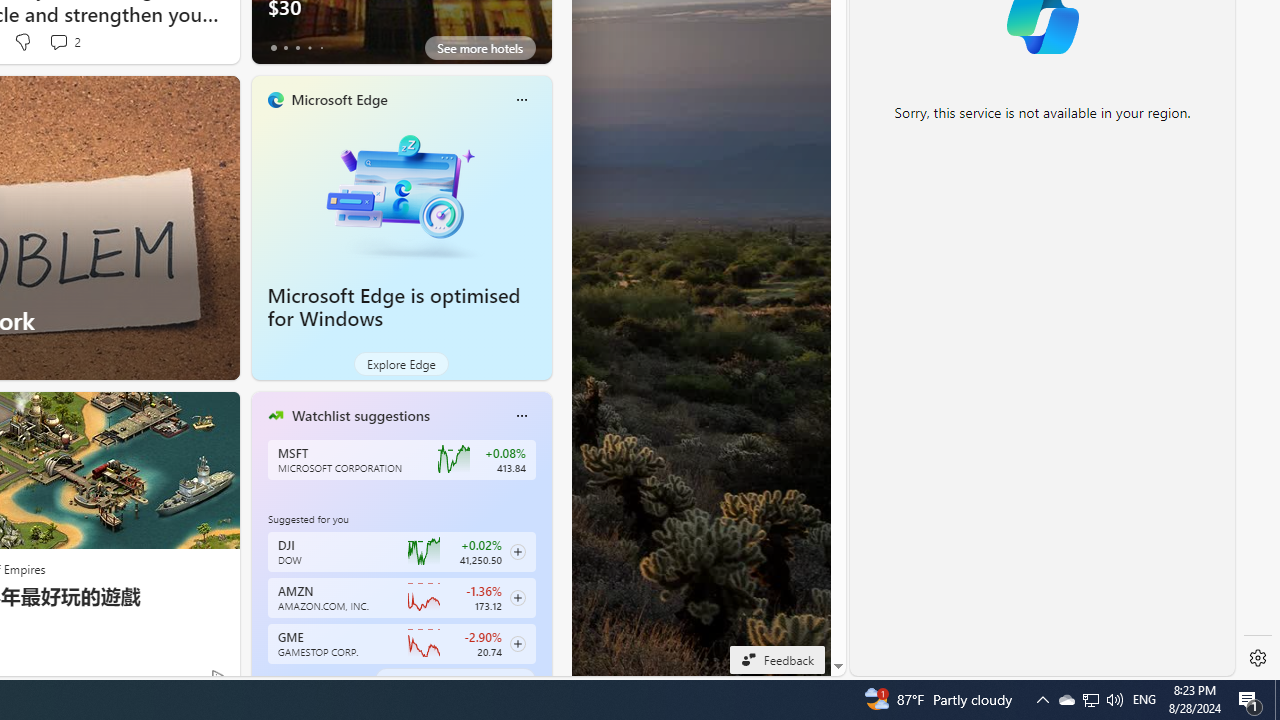 This screenshot has height=720, width=1280. Describe the element at coordinates (521, 414) in the screenshot. I see `'More options'` at that location.